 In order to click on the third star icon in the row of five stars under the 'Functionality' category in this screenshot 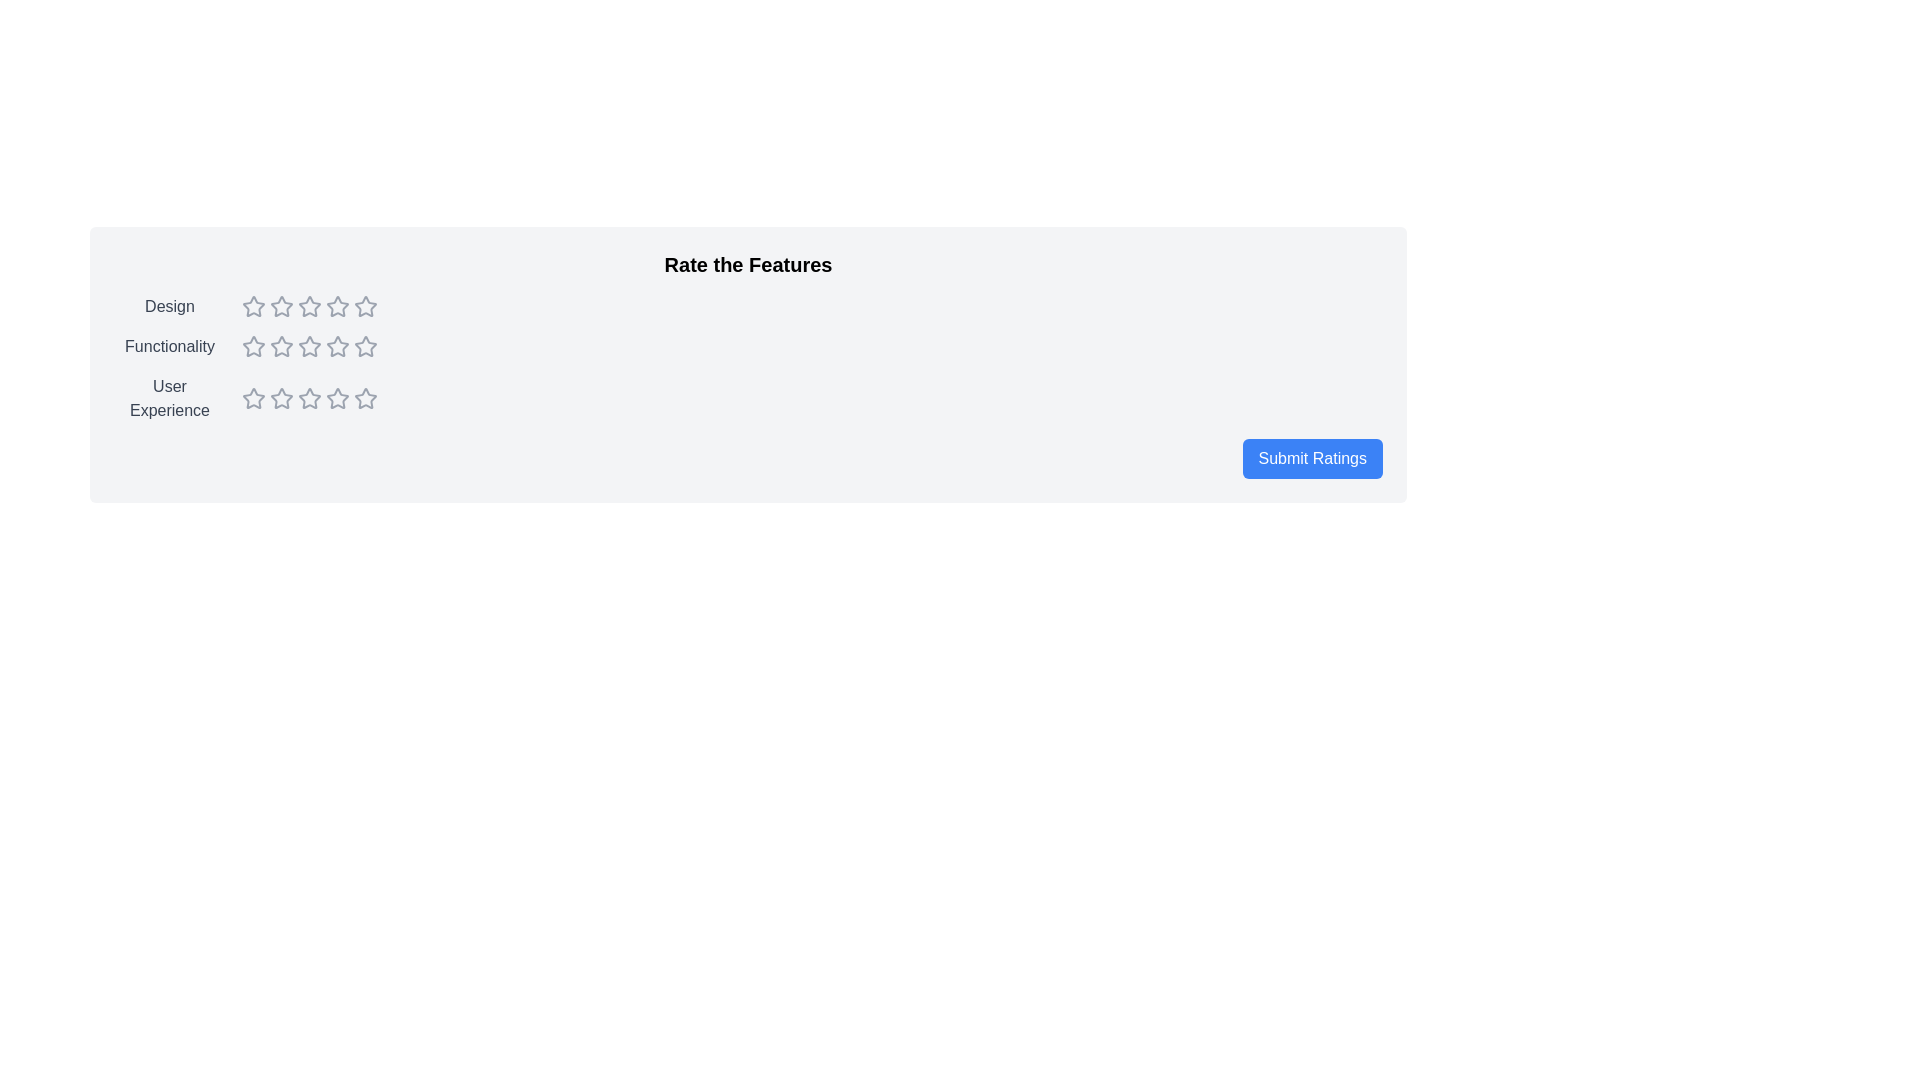, I will do `click(281, 346)`.